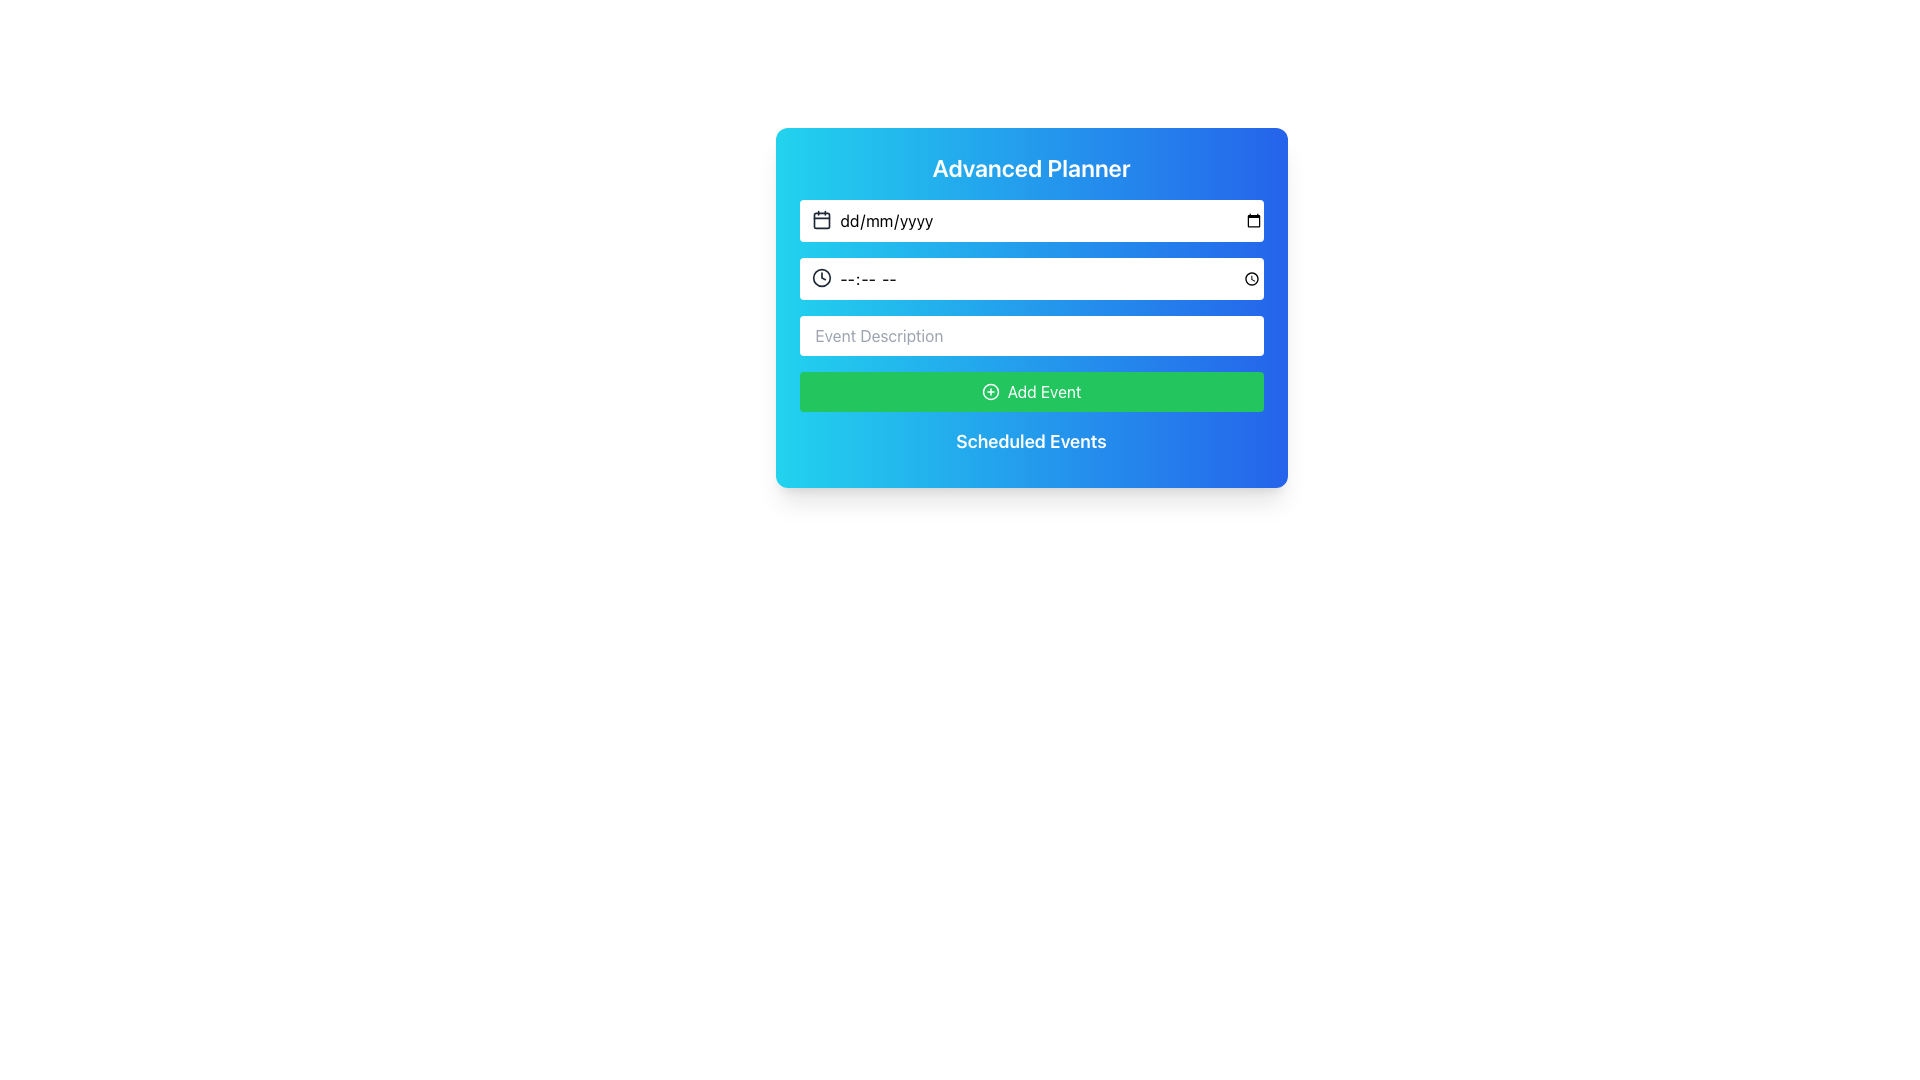 The width and height of the screenshot is (1920, 1080). What do you see at coordinates (1043, 392) in the screenshot?
I see `the 'Add Event' button, which is a green rectangular button with white text displayed in bold font, positioned towards the center-right side of the button` at bounding box center [1043, 392].